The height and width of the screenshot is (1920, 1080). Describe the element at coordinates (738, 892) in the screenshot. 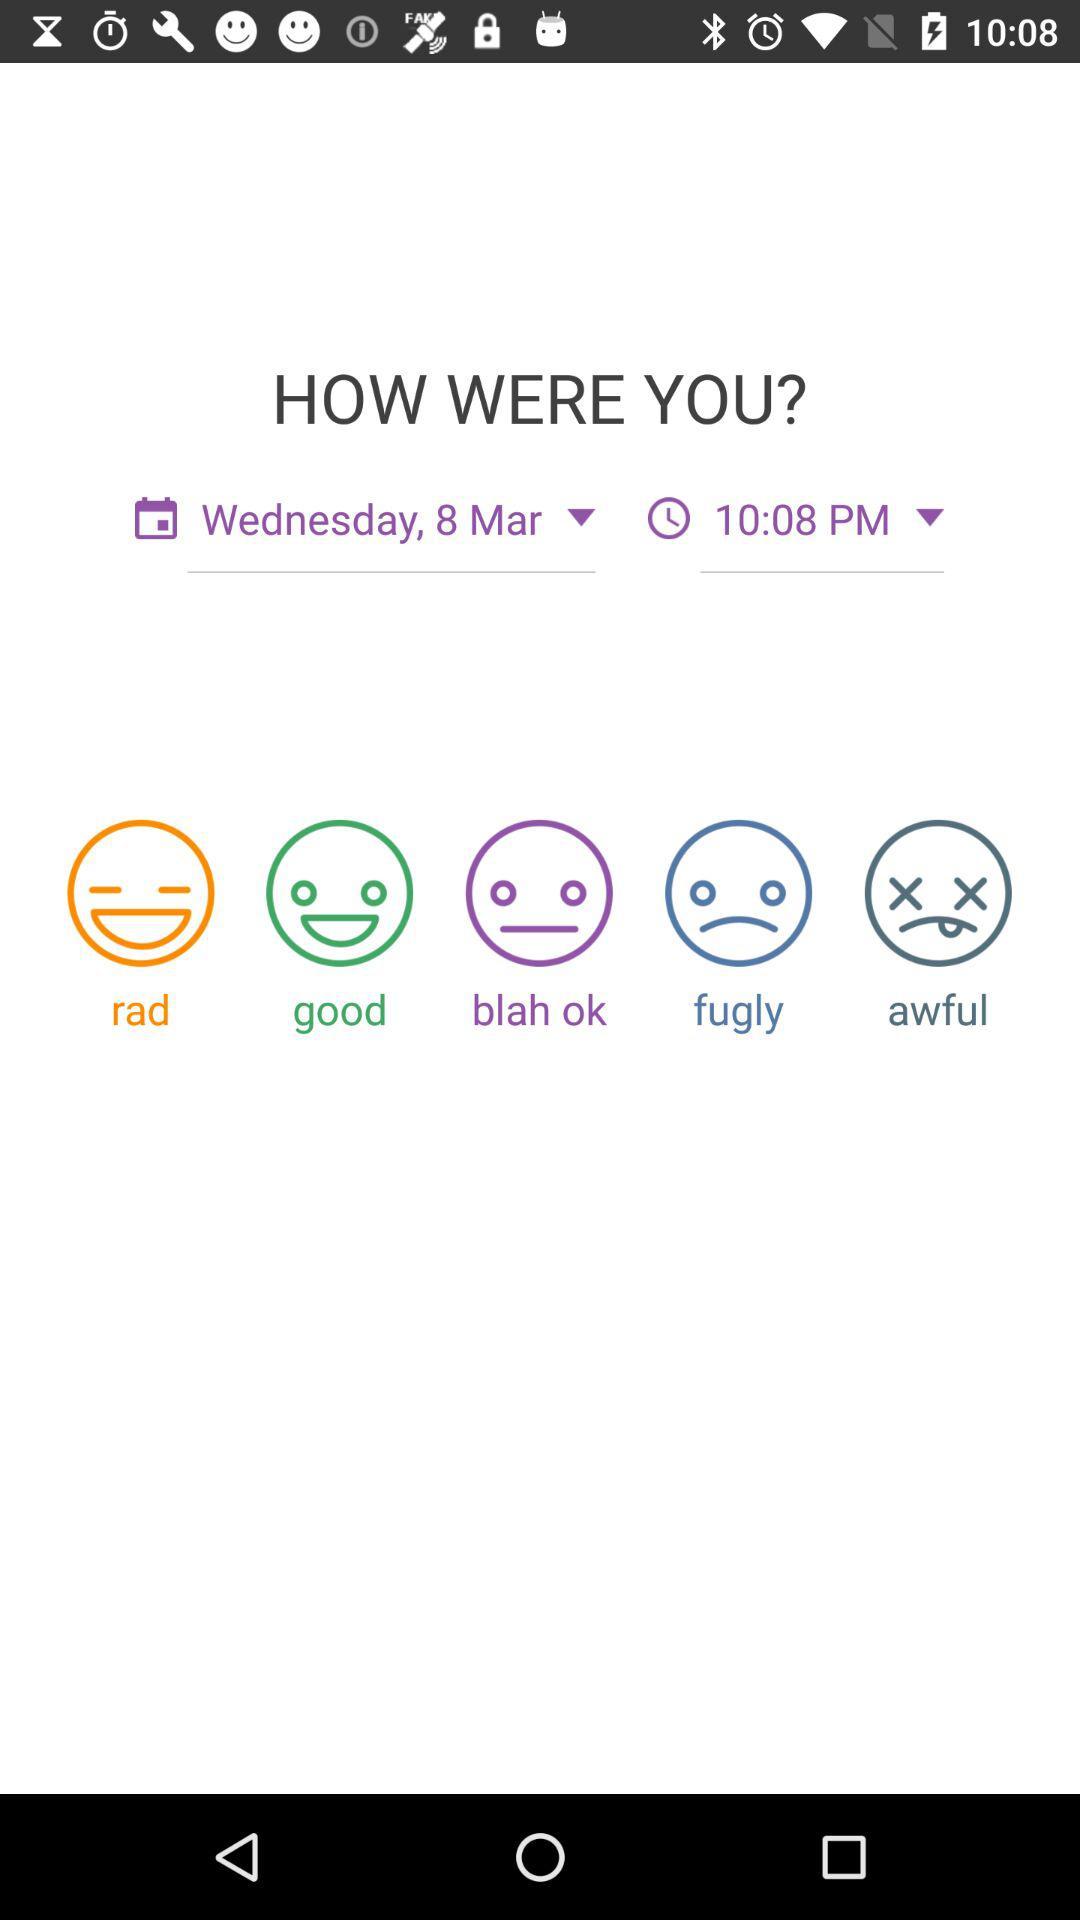

I see `the rating` at that location.